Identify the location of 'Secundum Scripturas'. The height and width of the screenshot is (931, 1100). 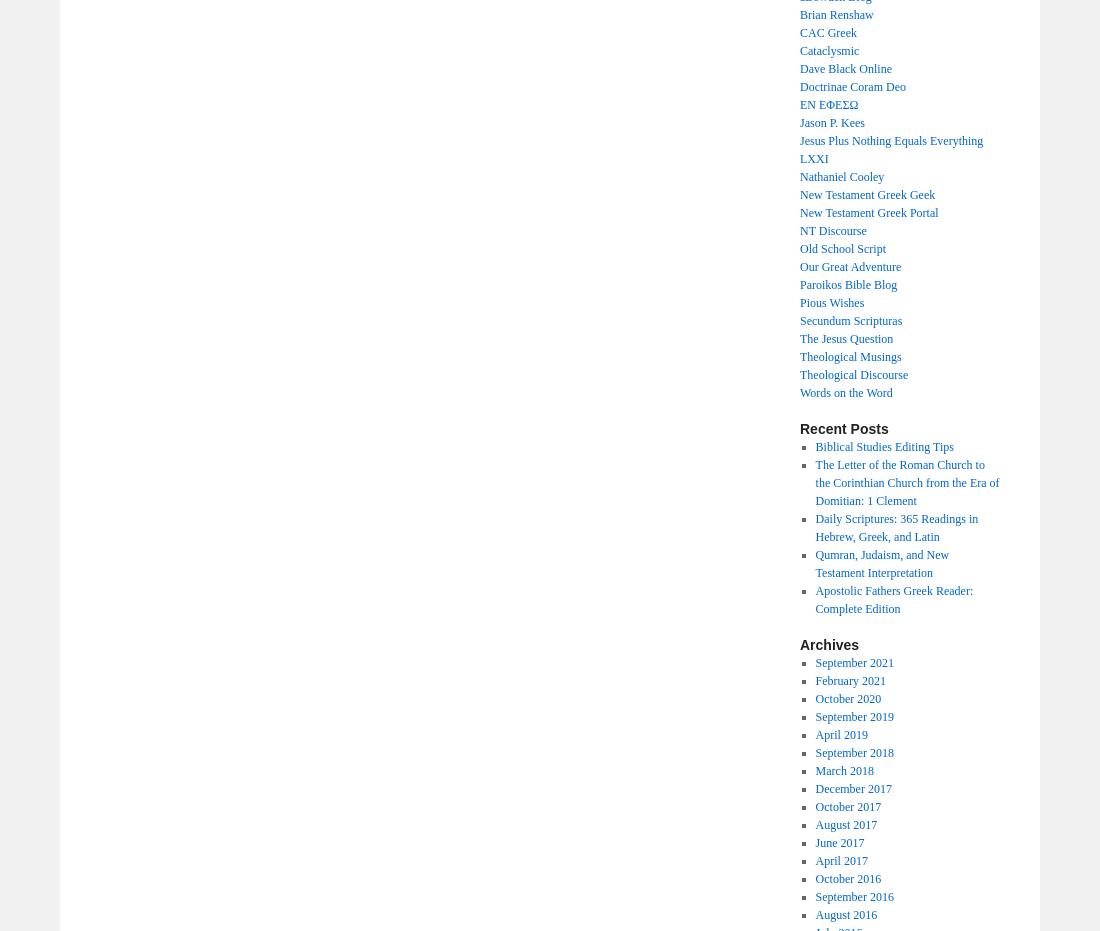
(849, 320).